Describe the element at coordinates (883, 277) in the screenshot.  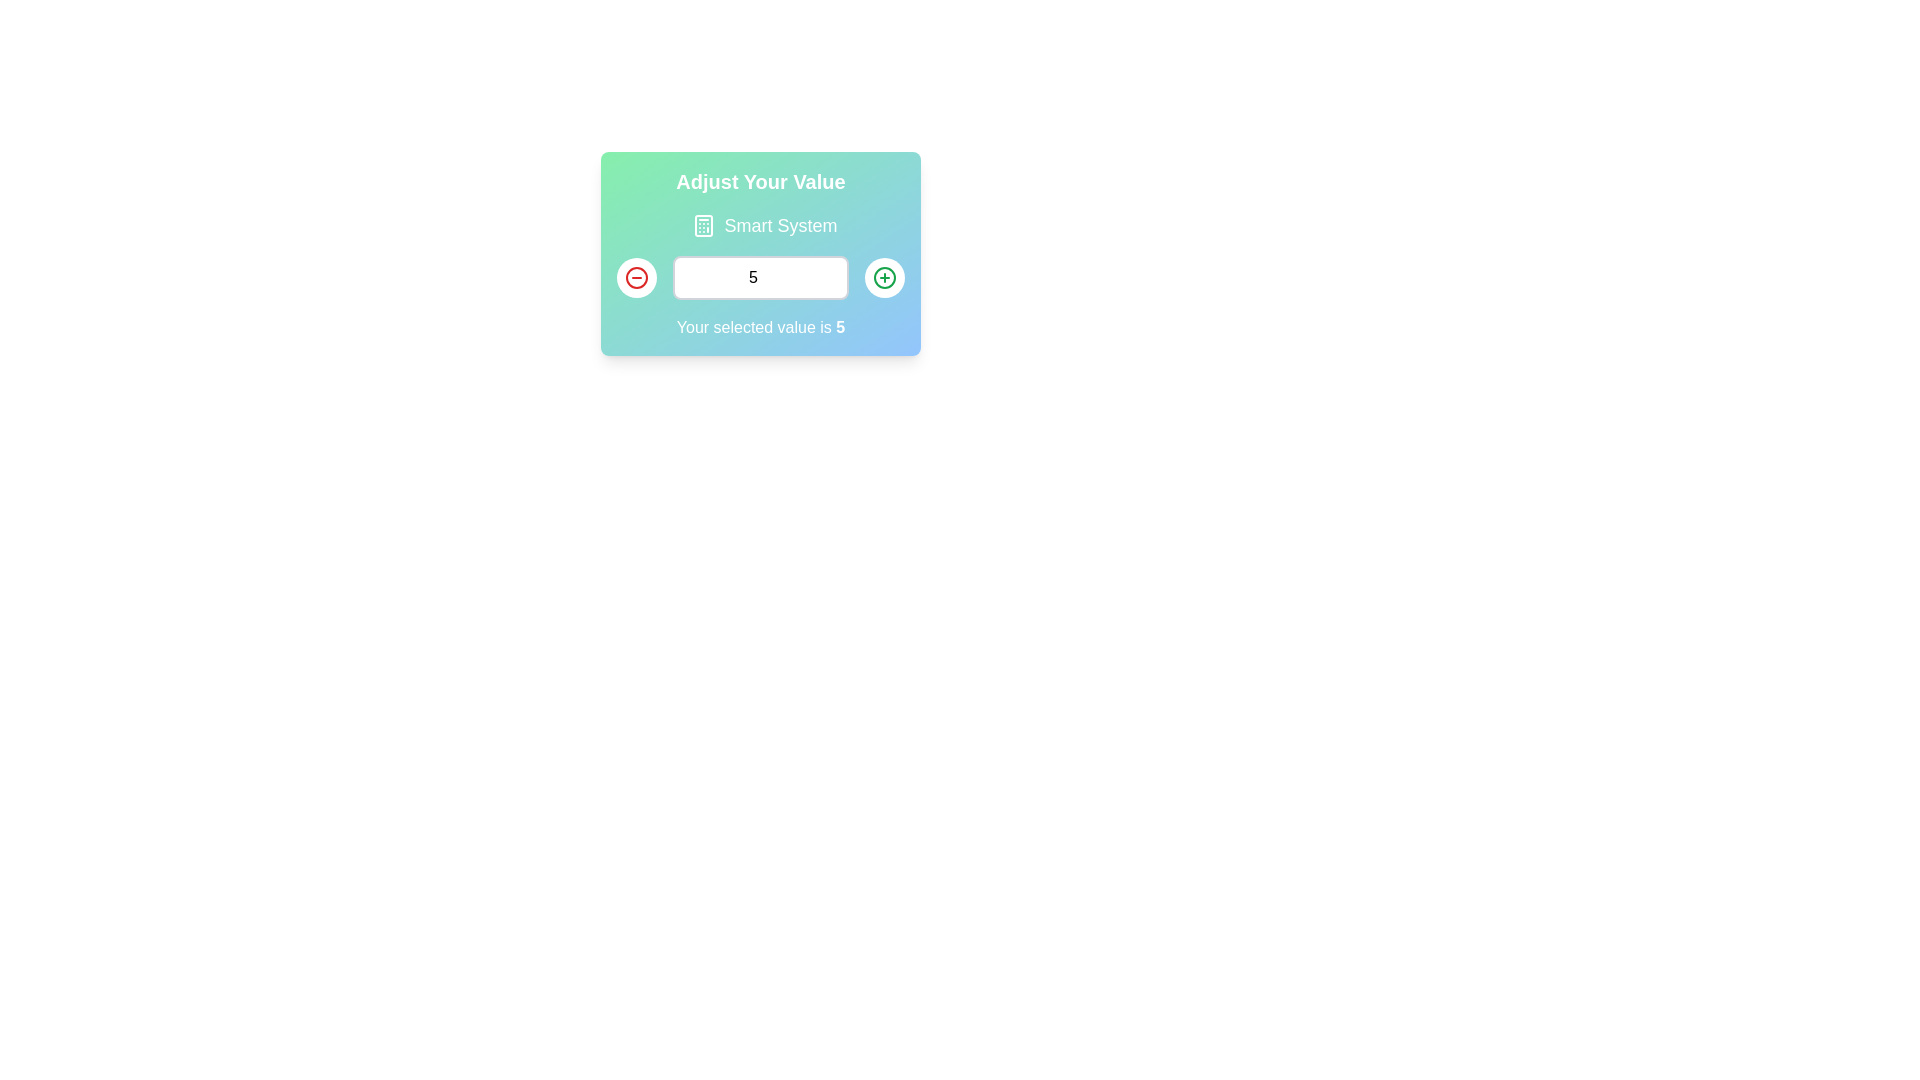
I see `the circular button with a '+' symbol in its center, which has a white background and a green border, to increment` at that location.